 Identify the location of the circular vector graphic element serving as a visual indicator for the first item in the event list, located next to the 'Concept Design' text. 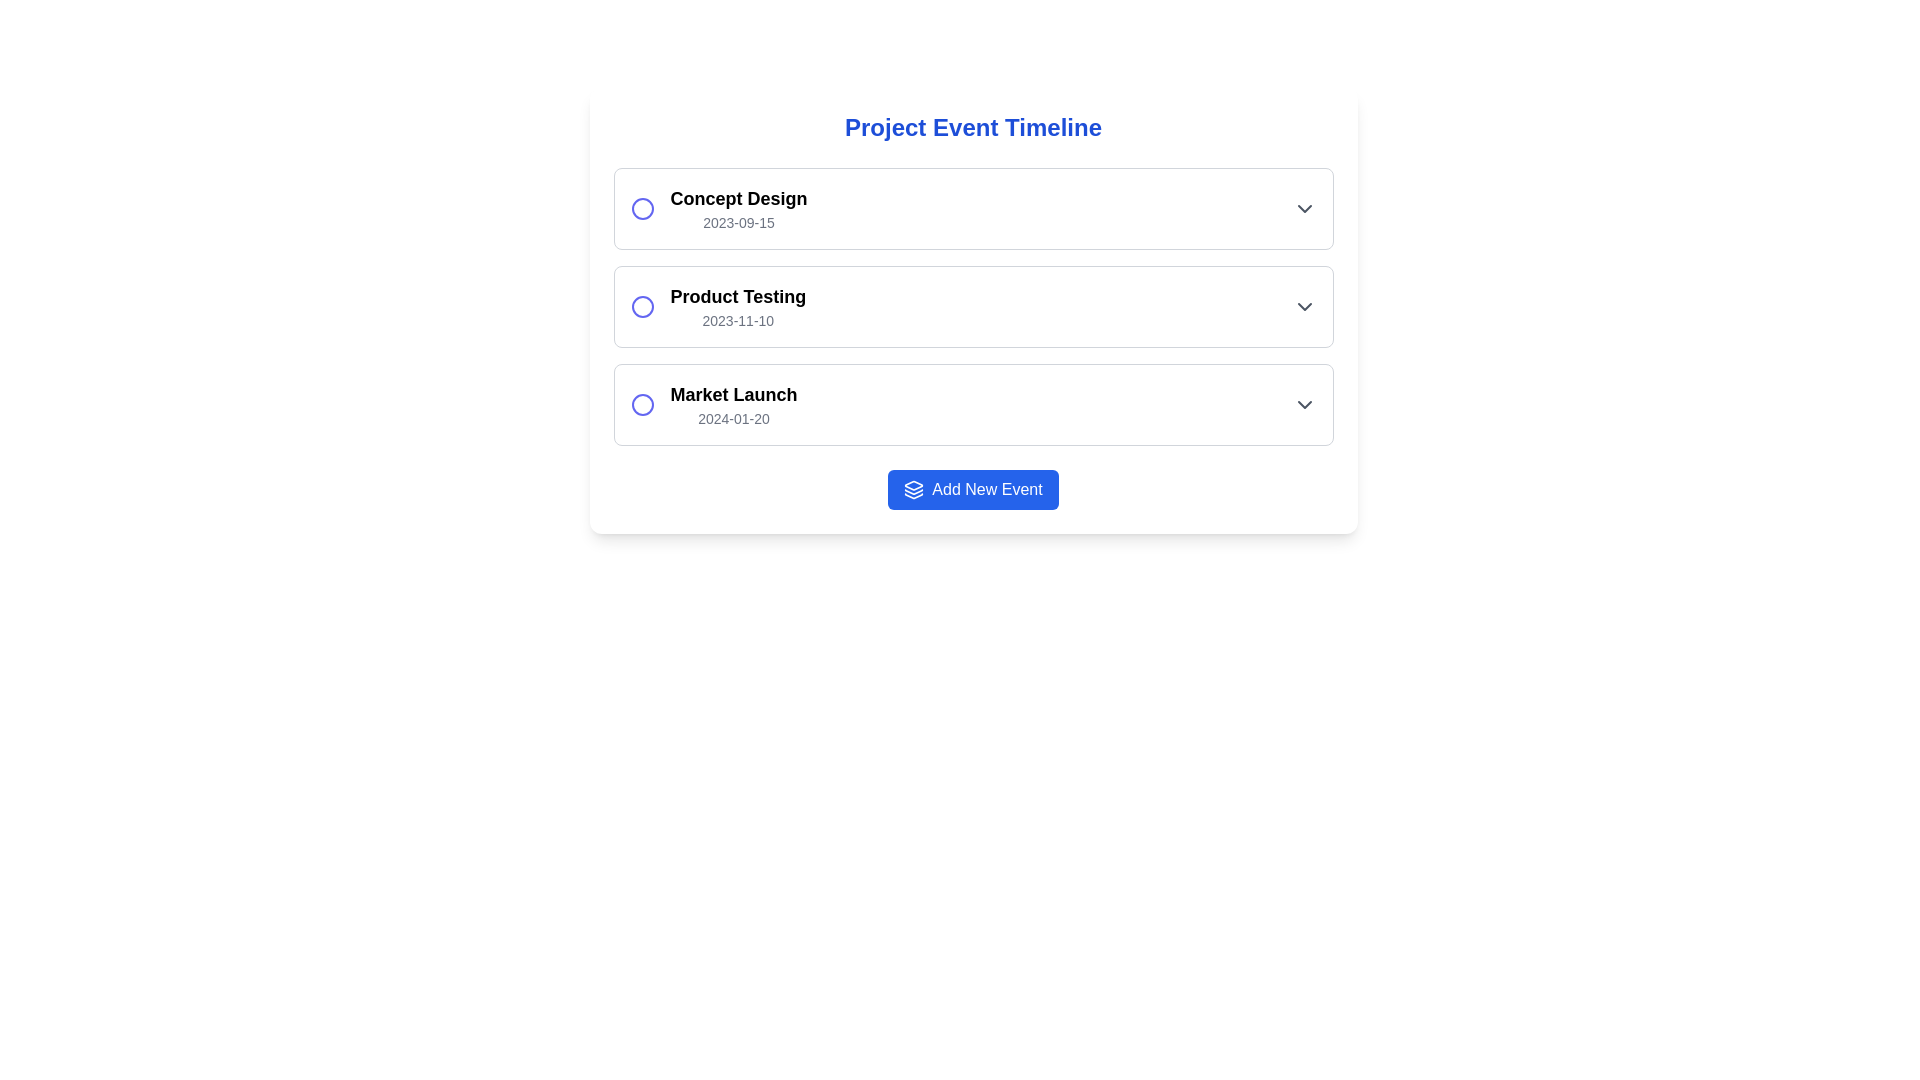
(642, 208).